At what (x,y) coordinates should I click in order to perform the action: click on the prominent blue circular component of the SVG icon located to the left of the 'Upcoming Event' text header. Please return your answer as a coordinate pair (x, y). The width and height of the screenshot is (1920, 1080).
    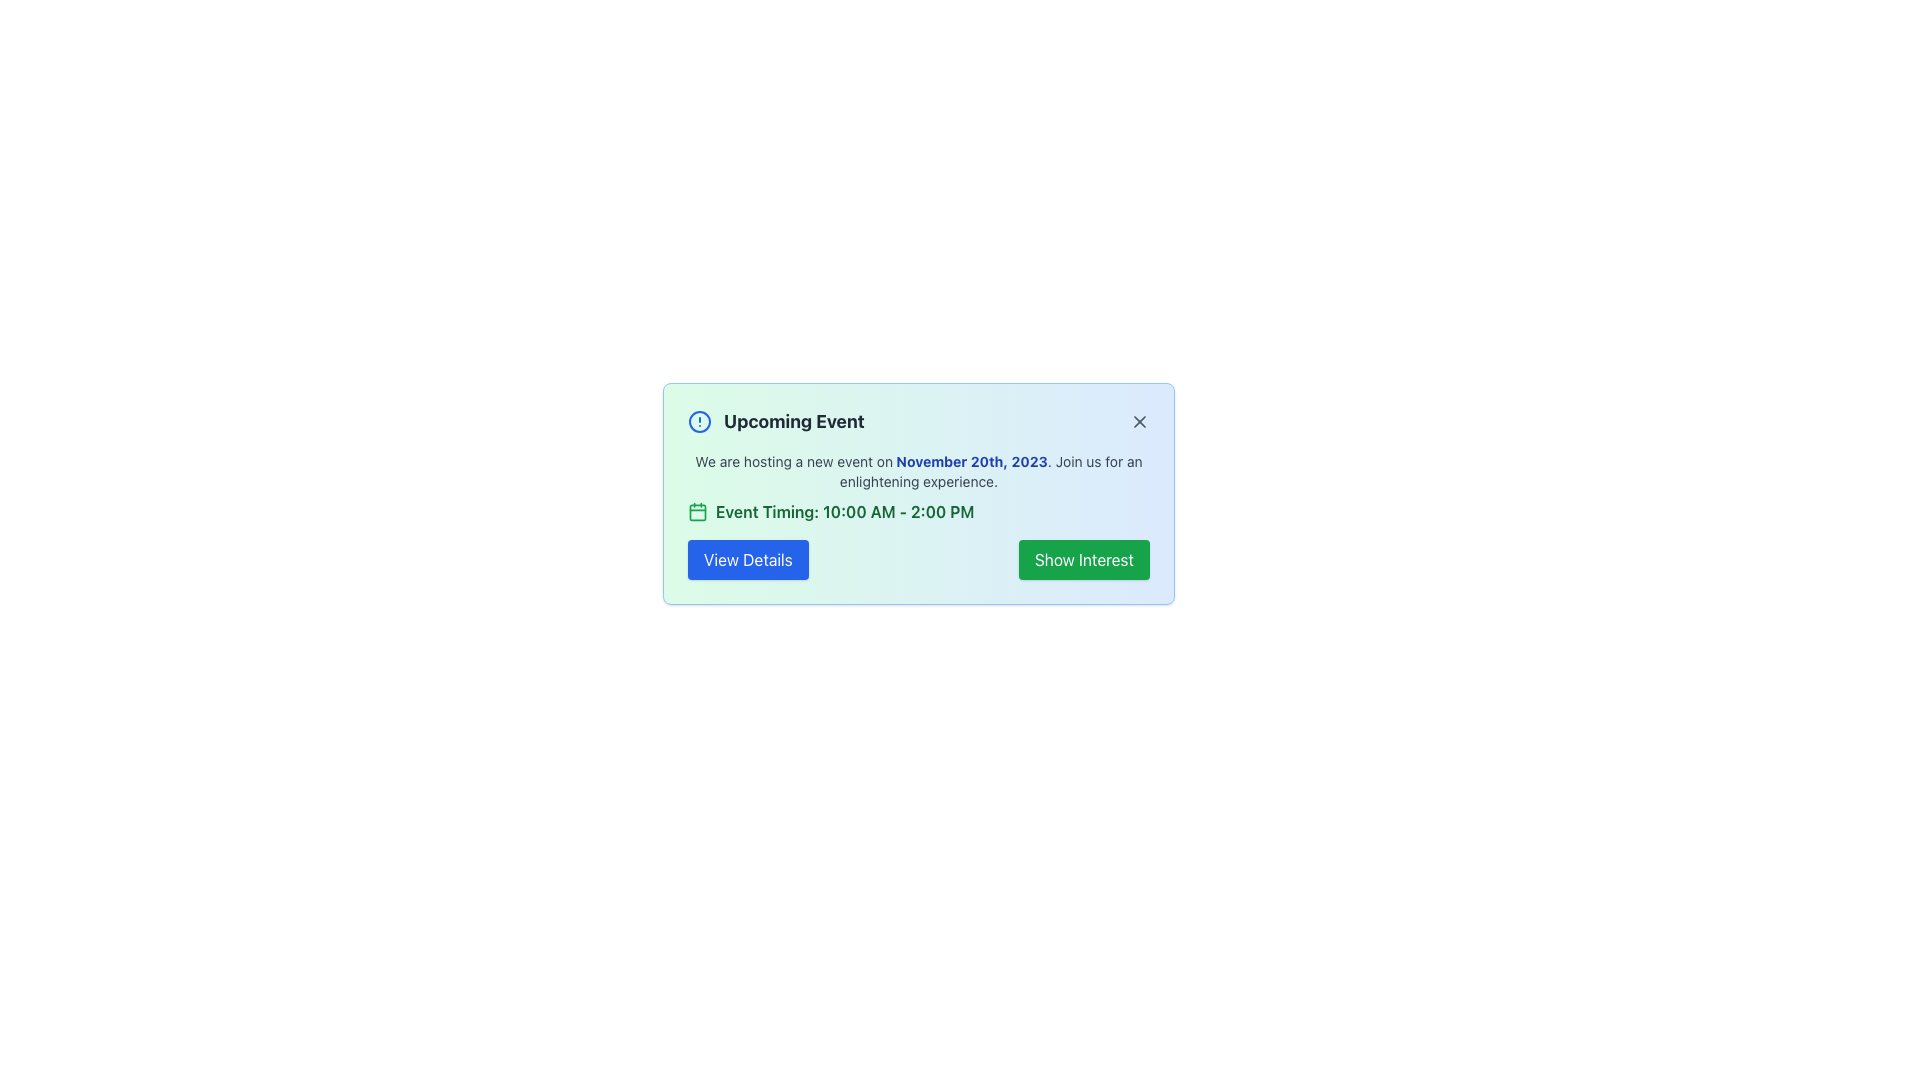
    Looking at the image, I should click on (700, 420).